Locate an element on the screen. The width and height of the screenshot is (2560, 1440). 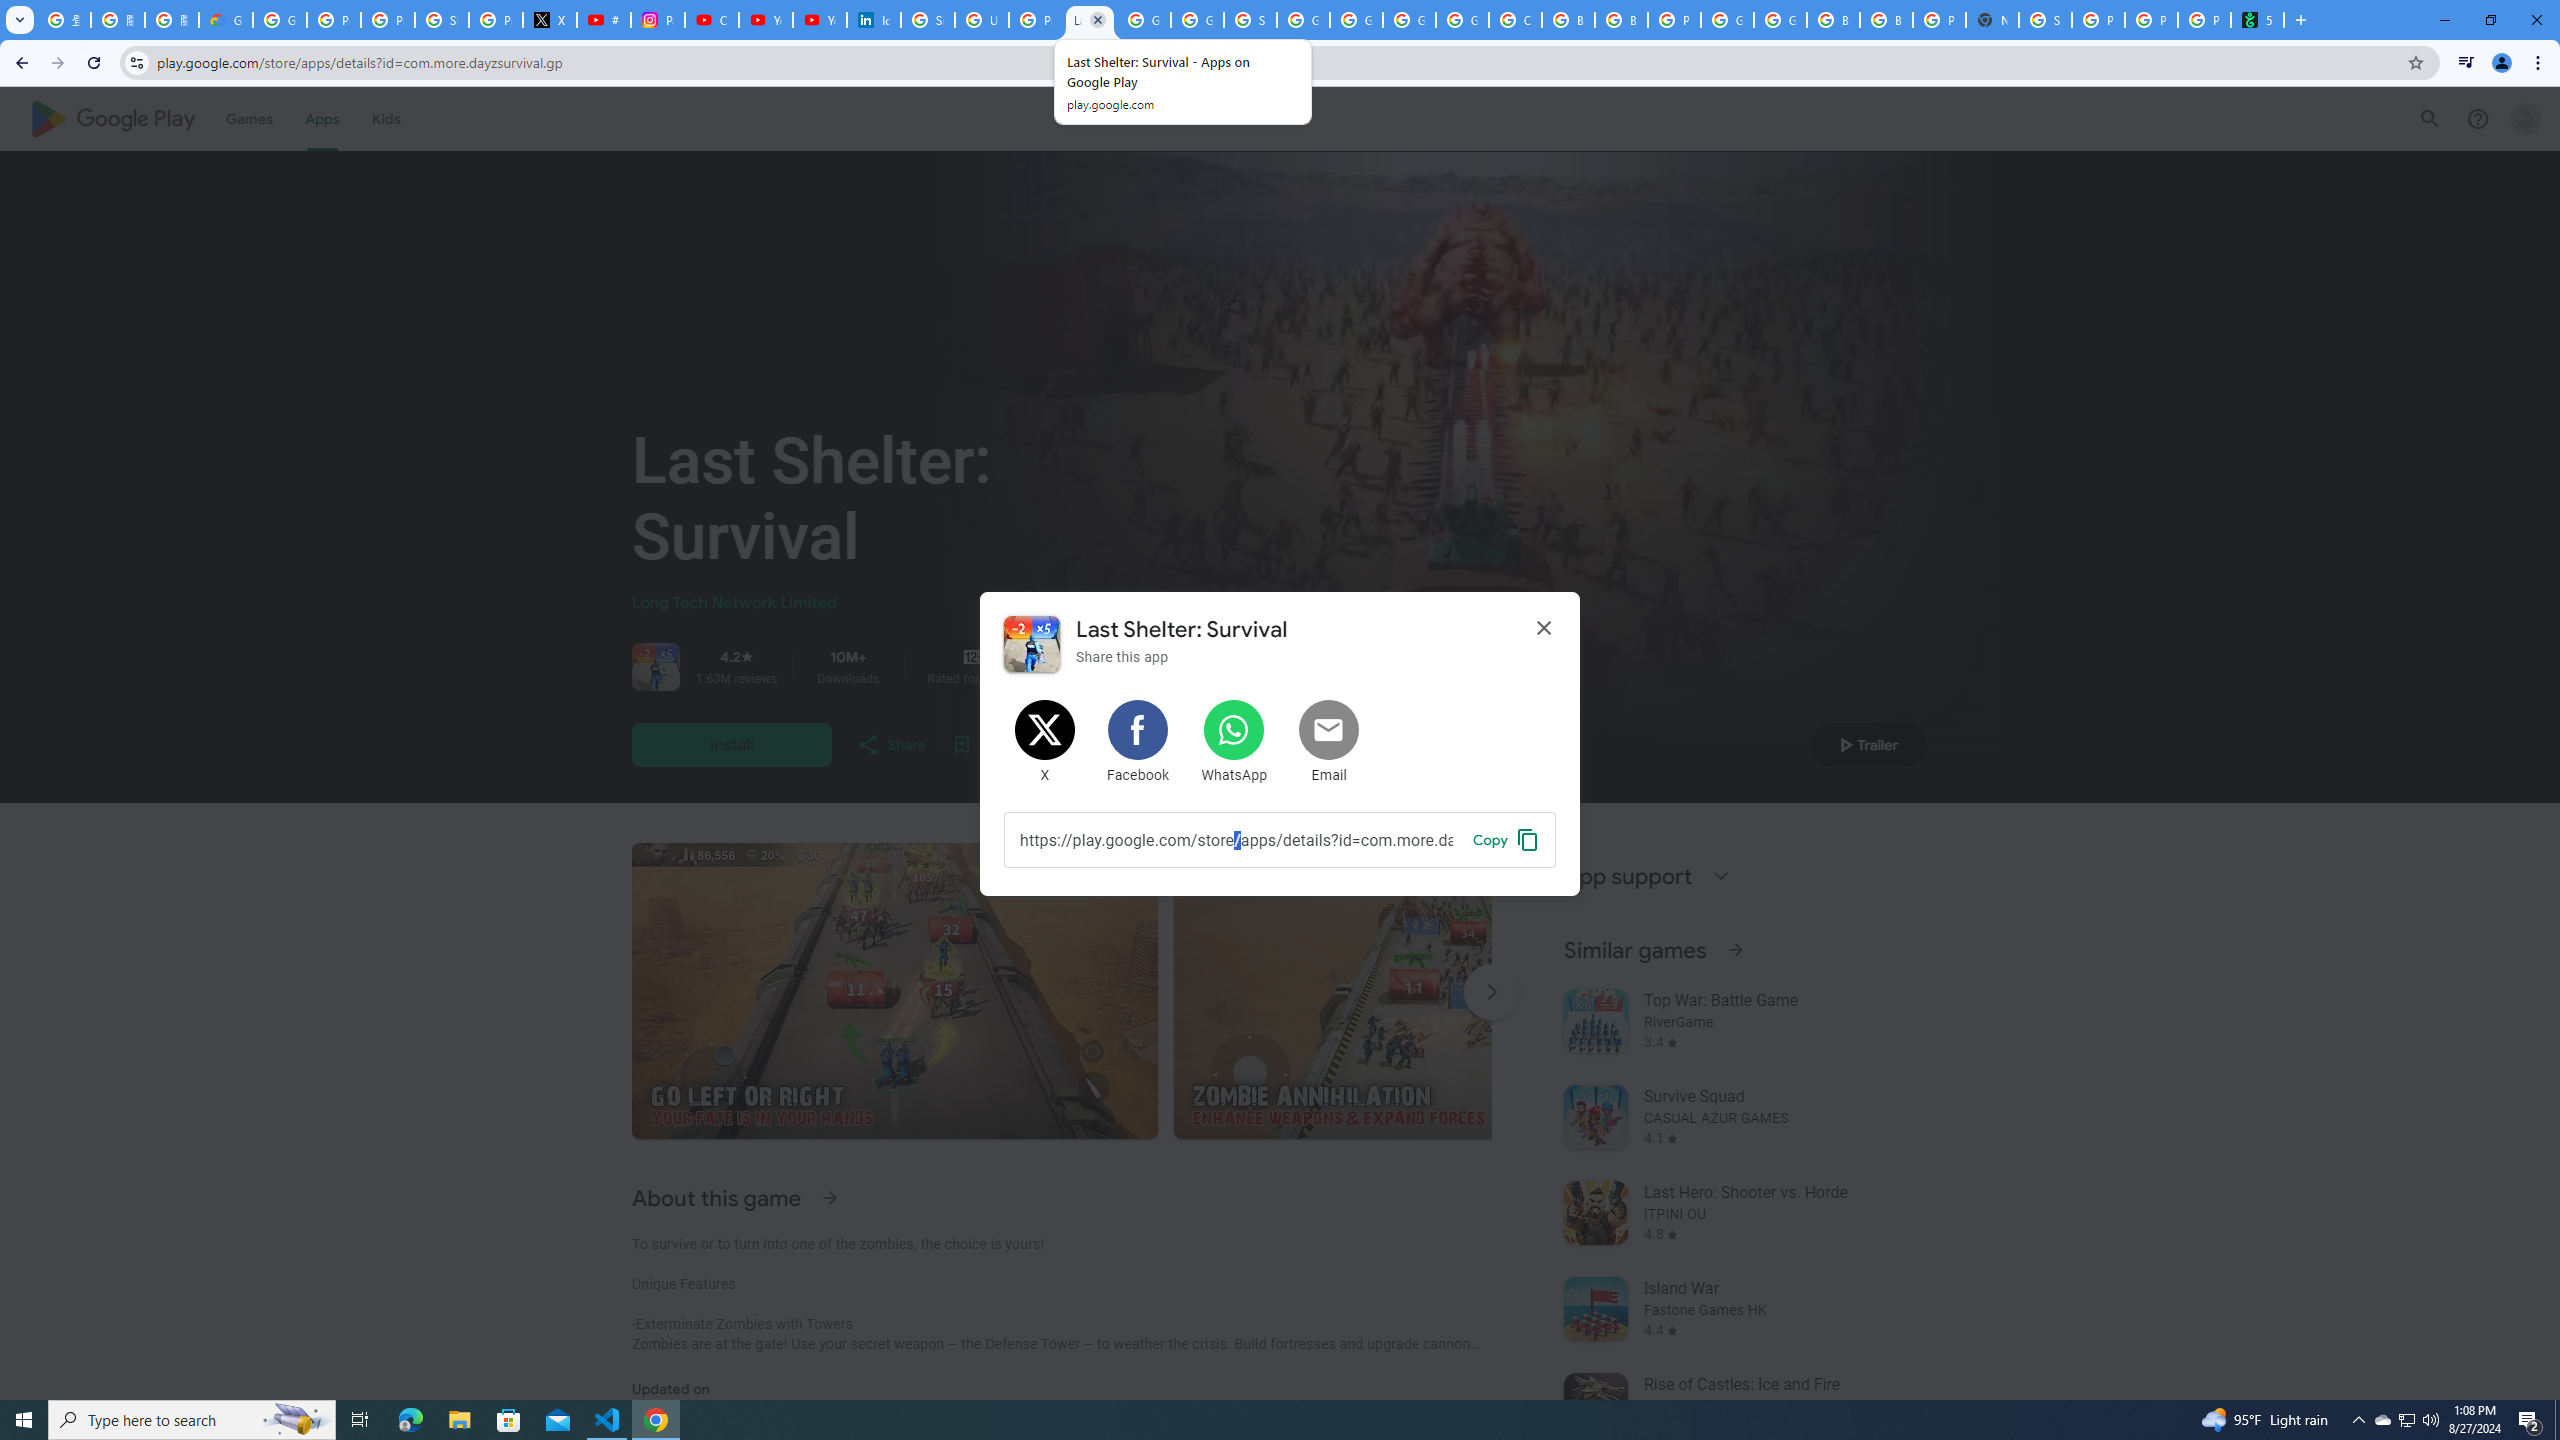
'Share on X (formerly Twitter)' is located at coordinates (1044, 742).